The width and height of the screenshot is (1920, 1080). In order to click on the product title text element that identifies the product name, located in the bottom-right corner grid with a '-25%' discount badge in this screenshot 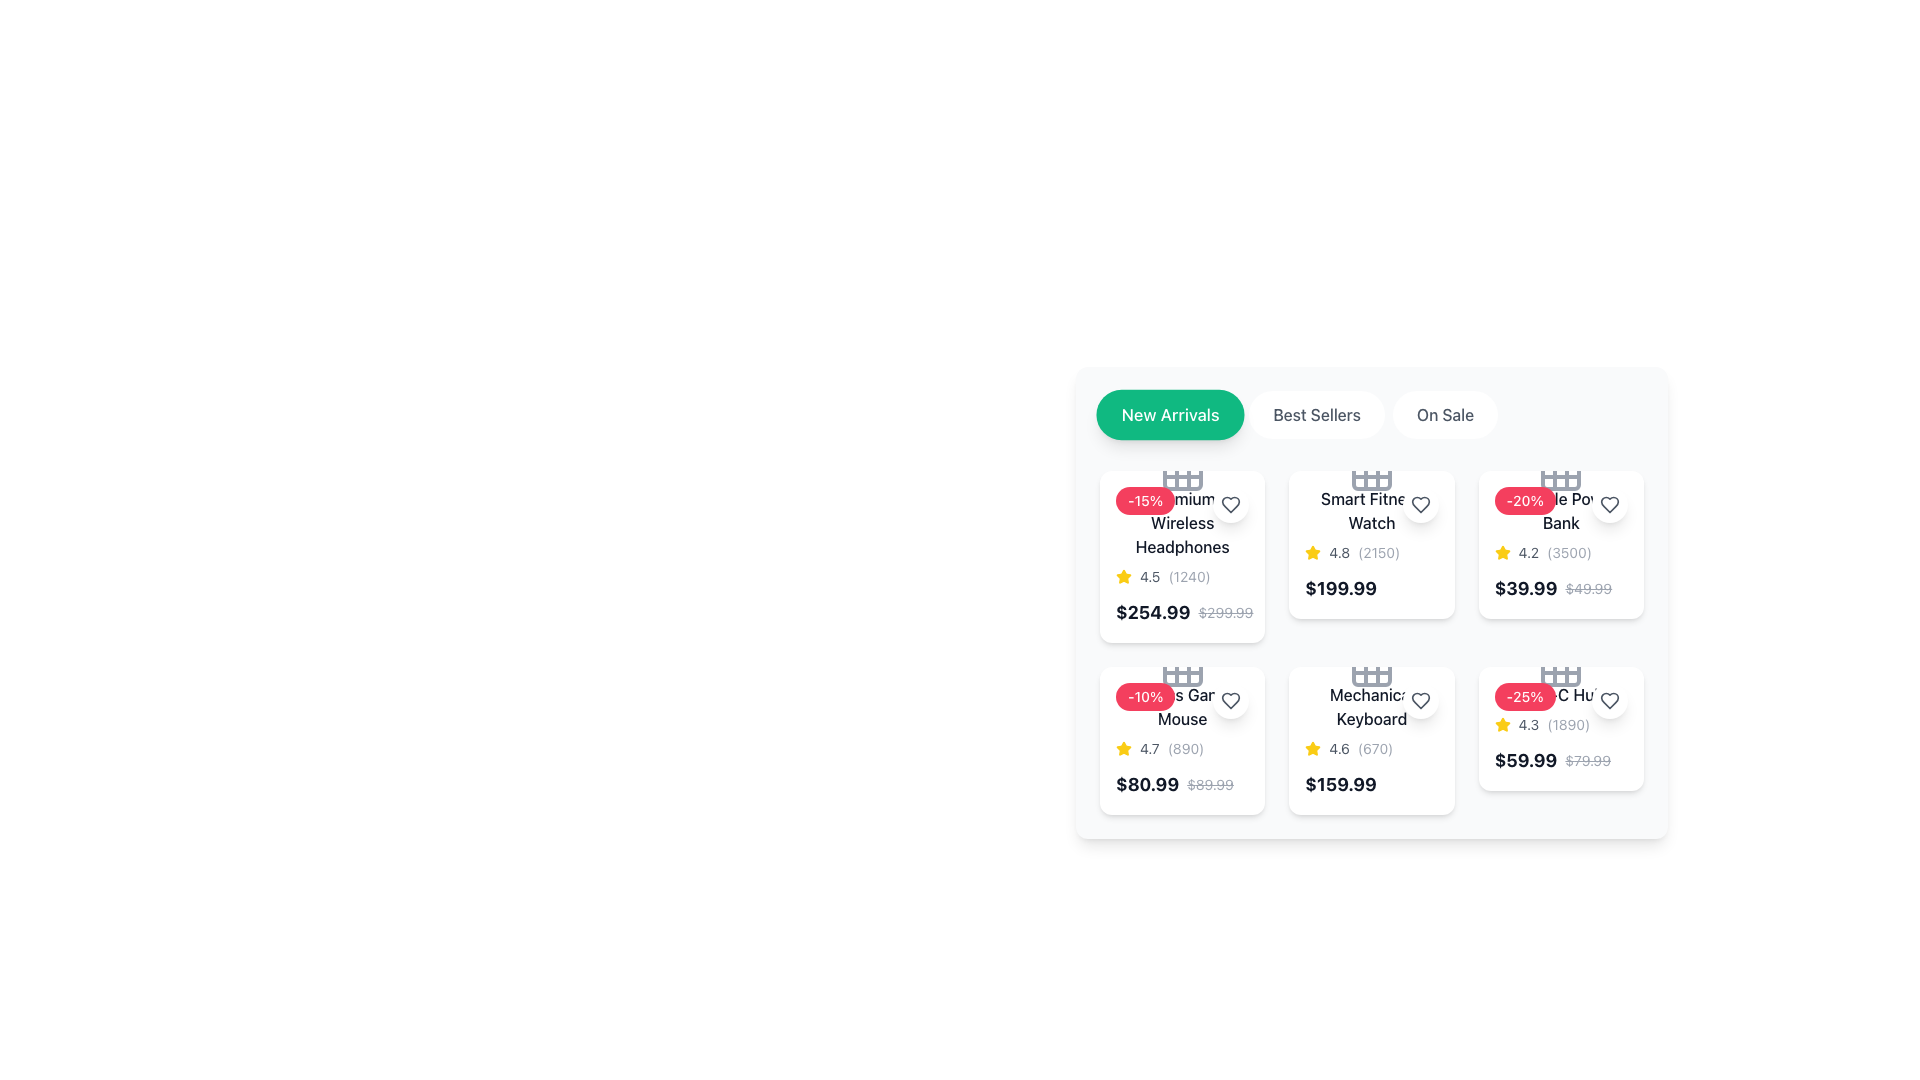, I will do `click(1560, 693)`.